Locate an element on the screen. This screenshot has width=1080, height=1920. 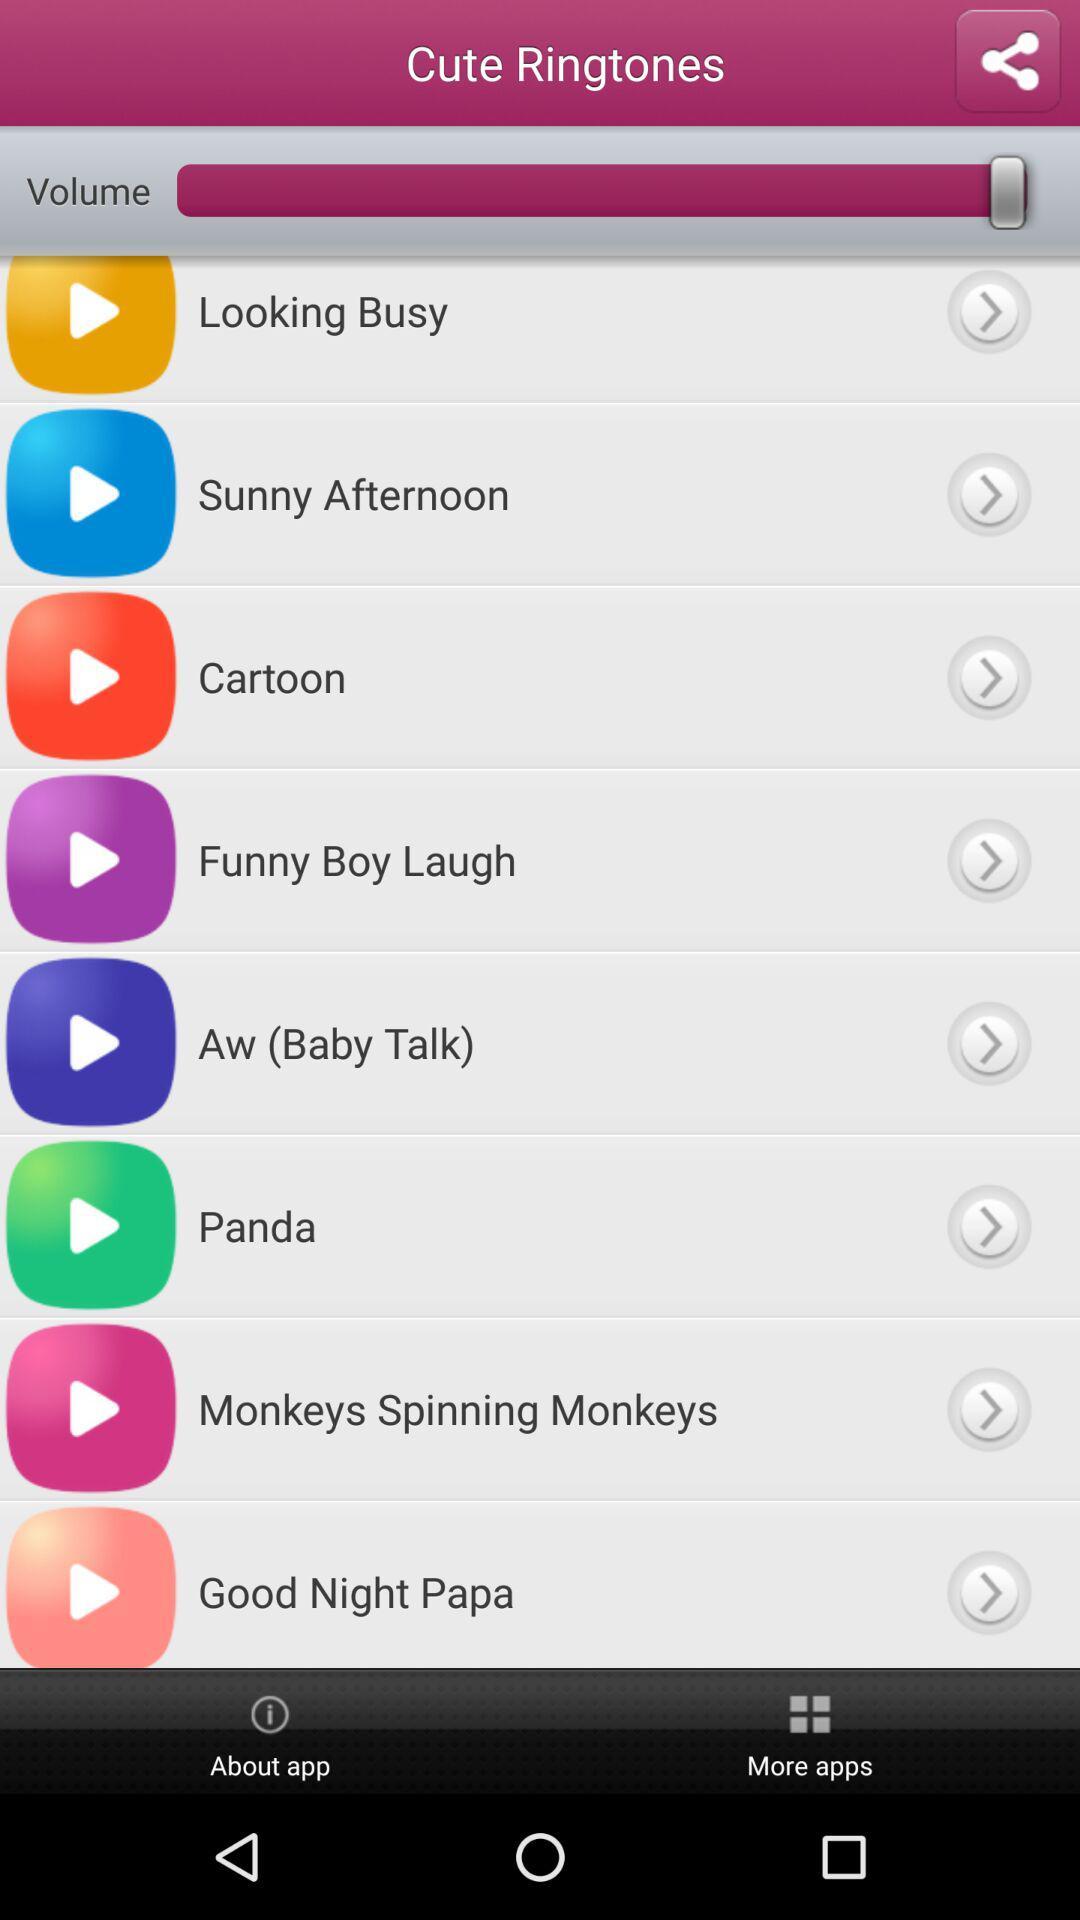
share button is located at coordinates (1007, 62).